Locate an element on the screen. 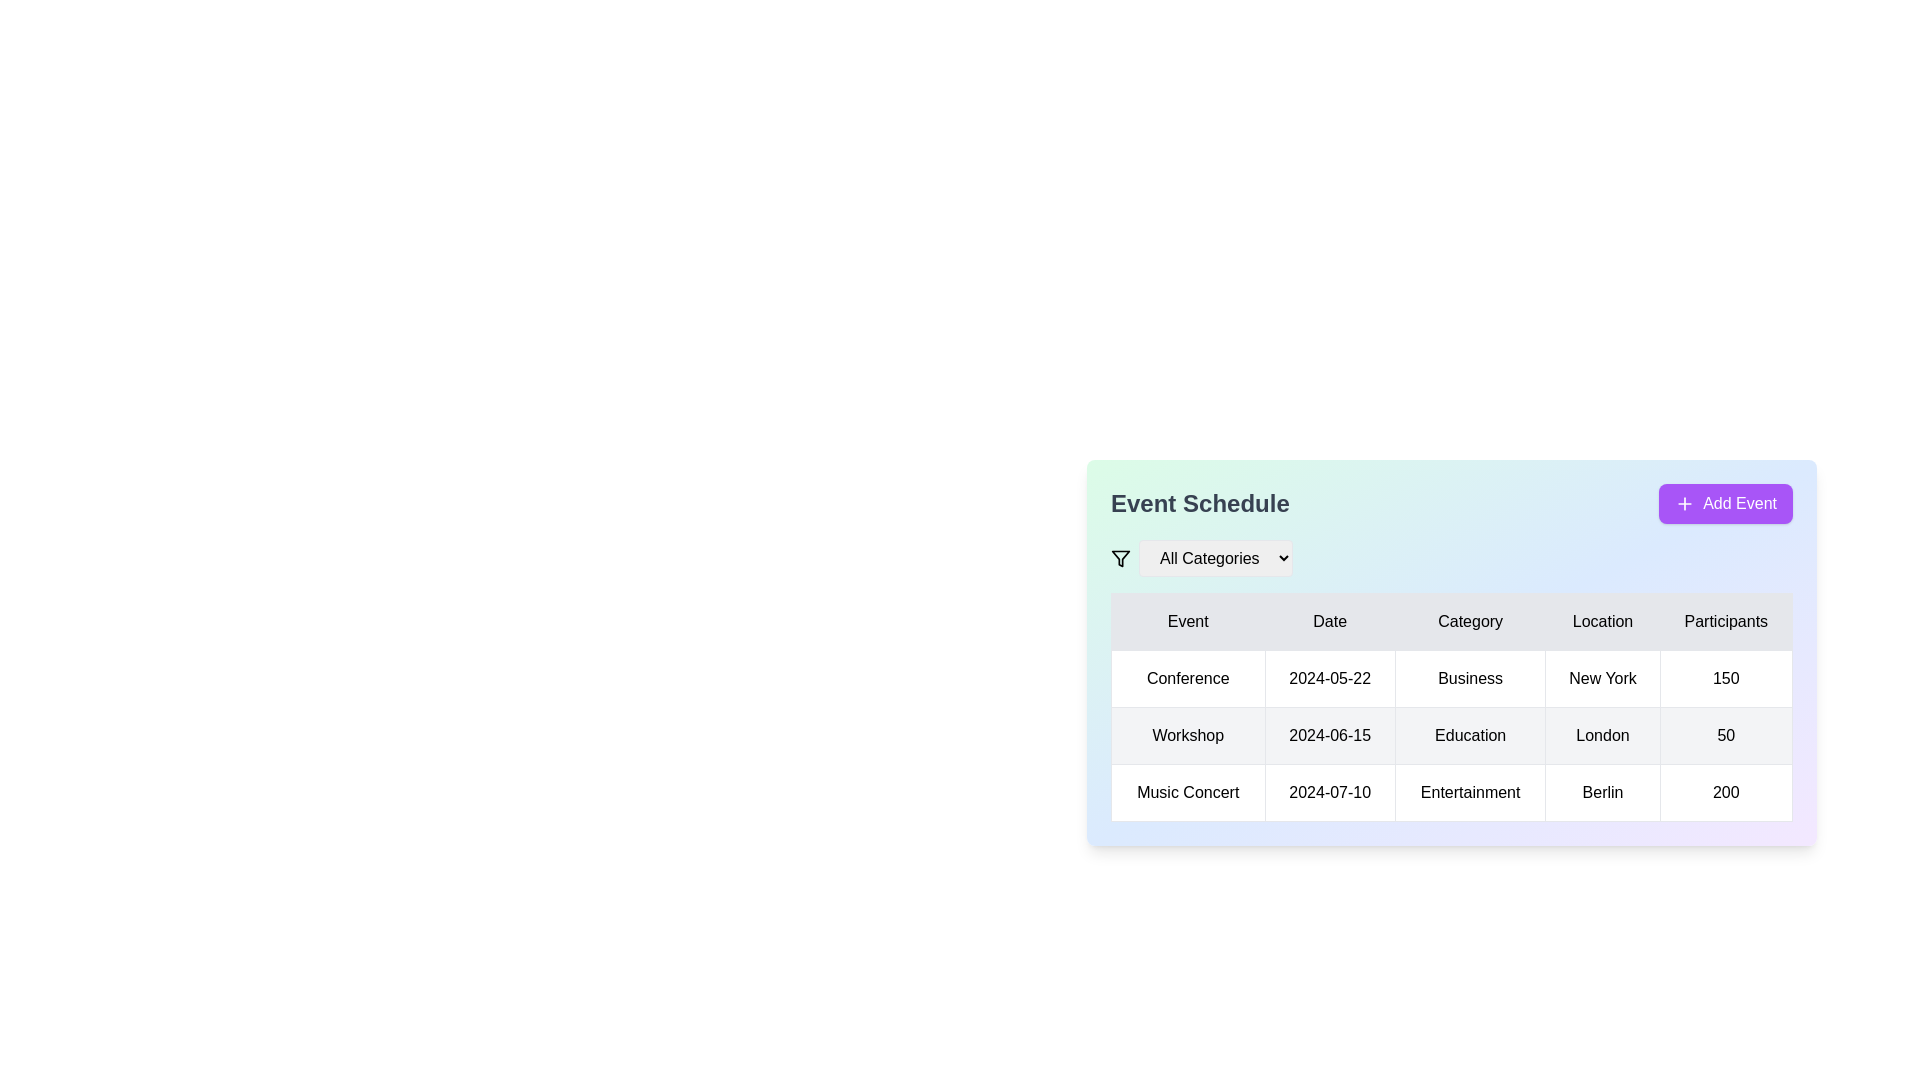 This screenshot has width=1920, height=1080. the static text element that serves as the label for the type of event in the first column of the first row under the 'Event' header is located at coordinates (1188, 677).